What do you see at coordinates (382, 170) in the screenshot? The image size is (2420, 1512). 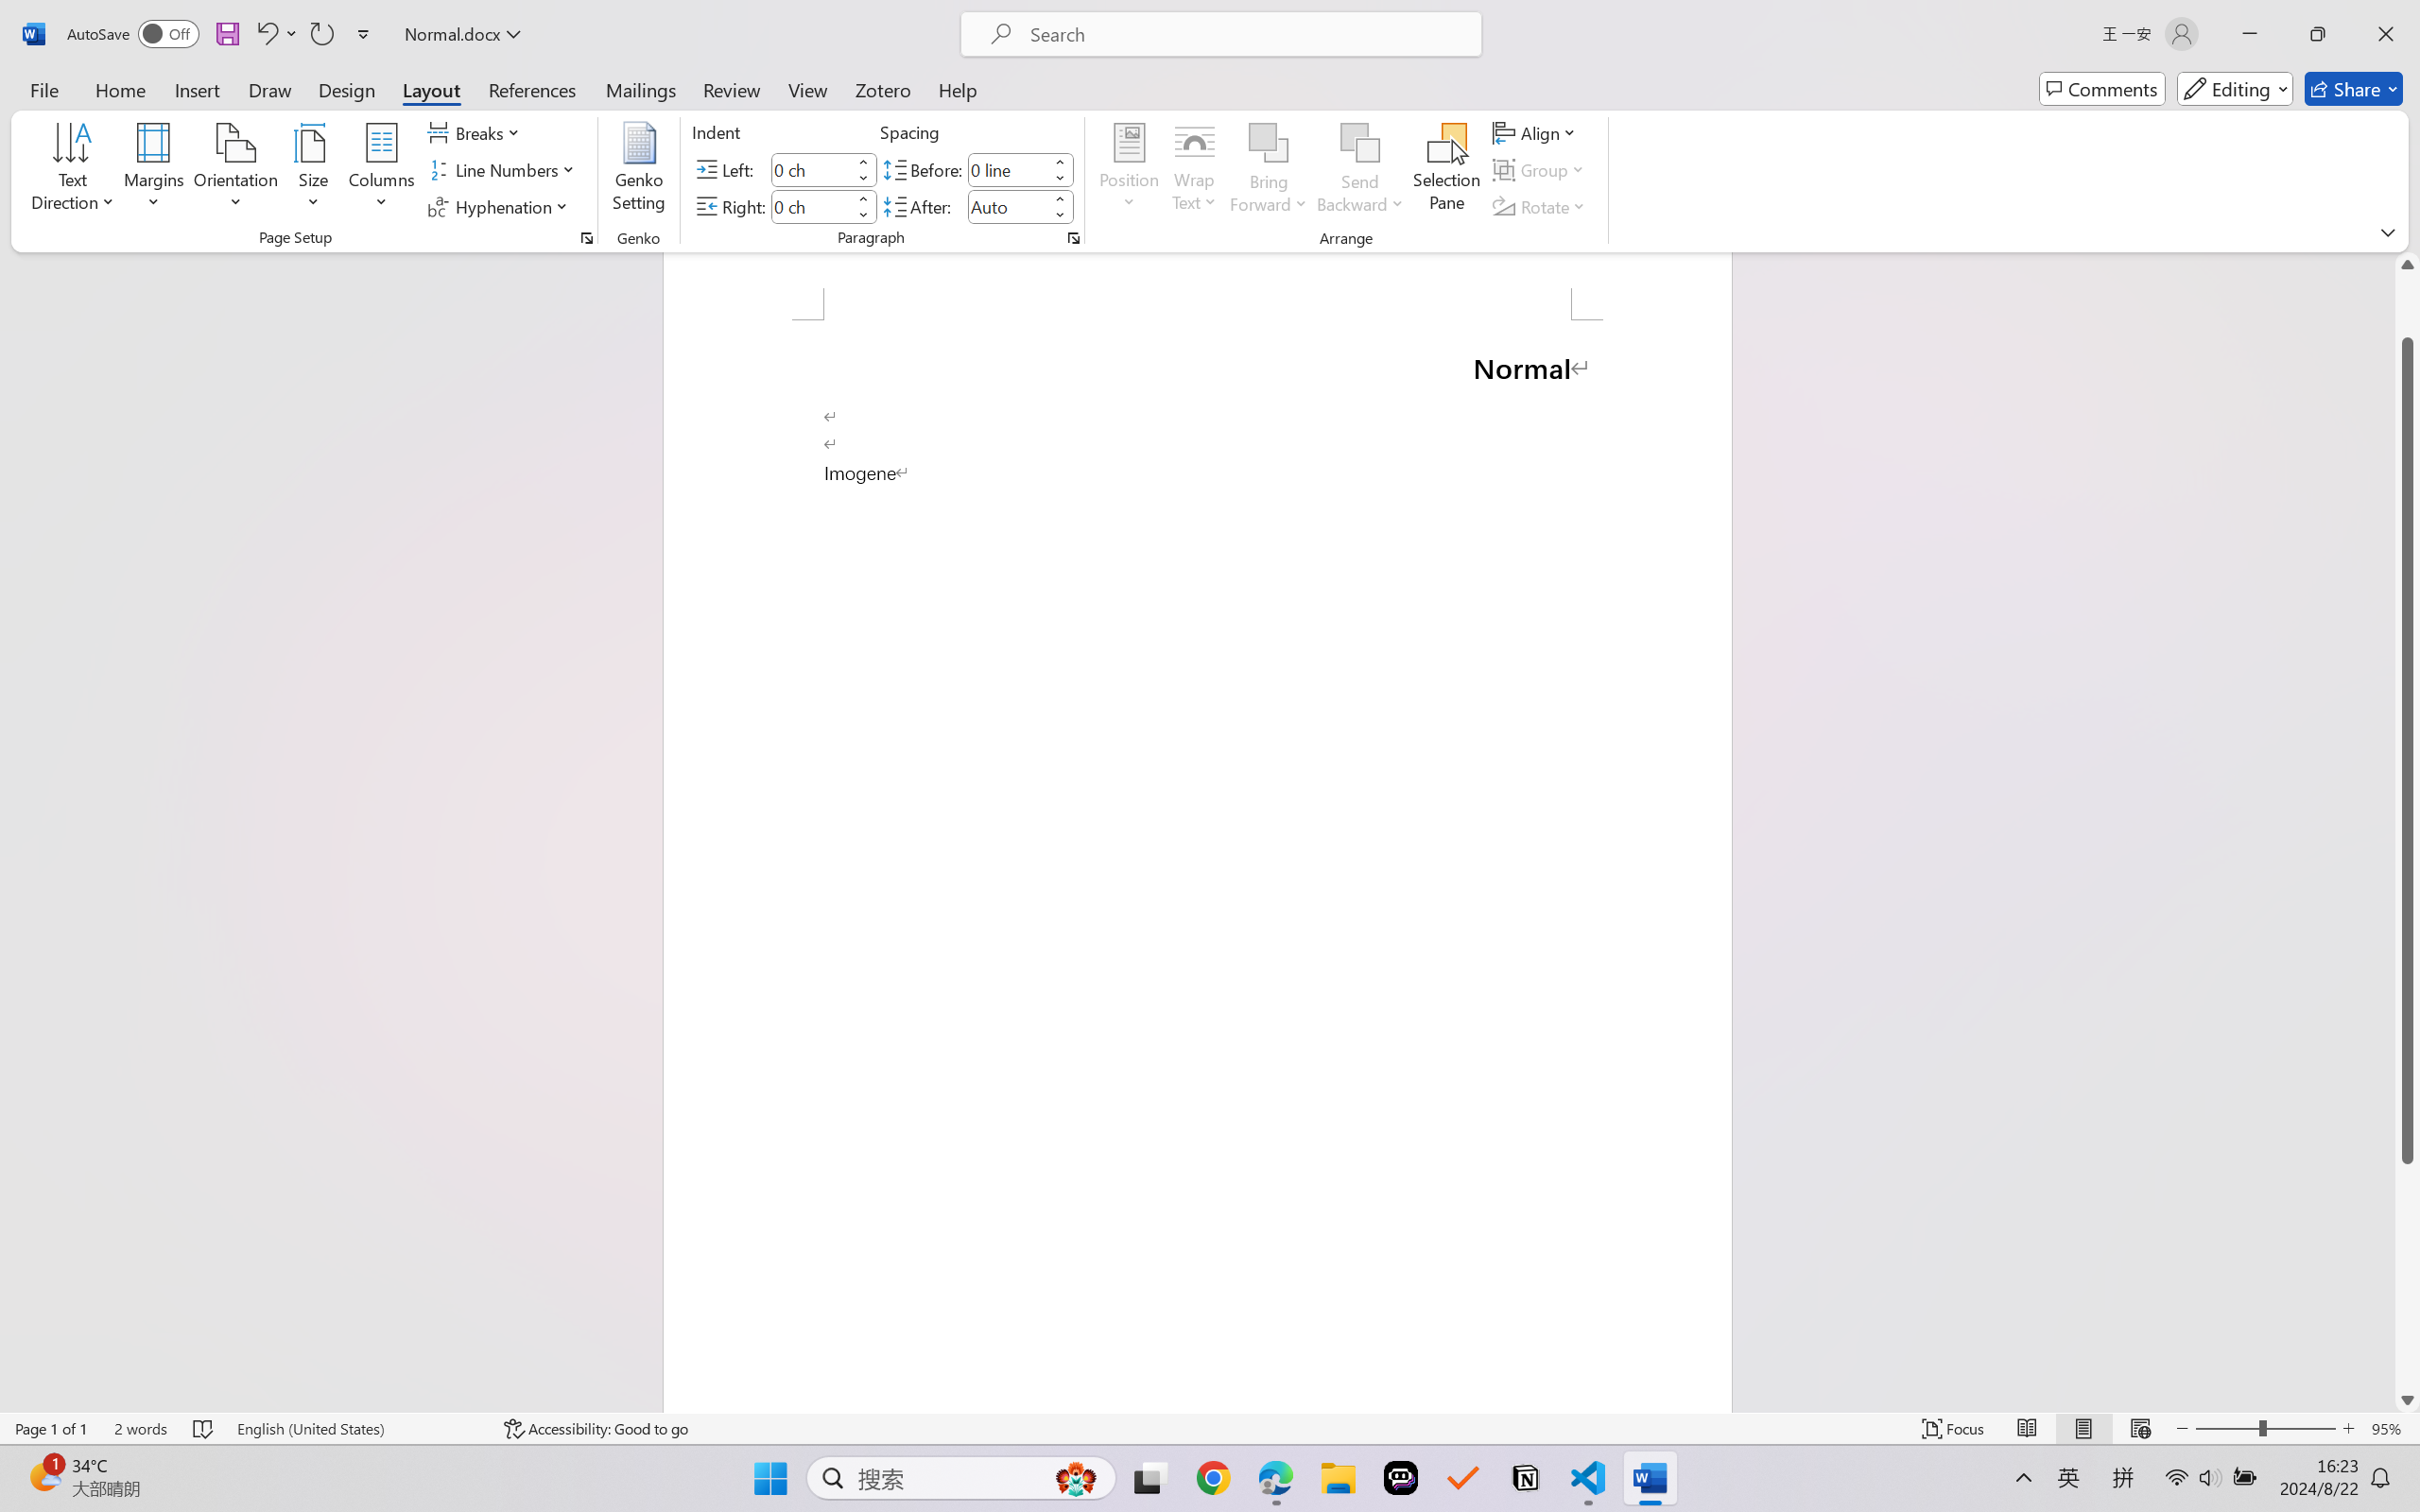 I see `'Columns'` at bounding box center [382, 170].